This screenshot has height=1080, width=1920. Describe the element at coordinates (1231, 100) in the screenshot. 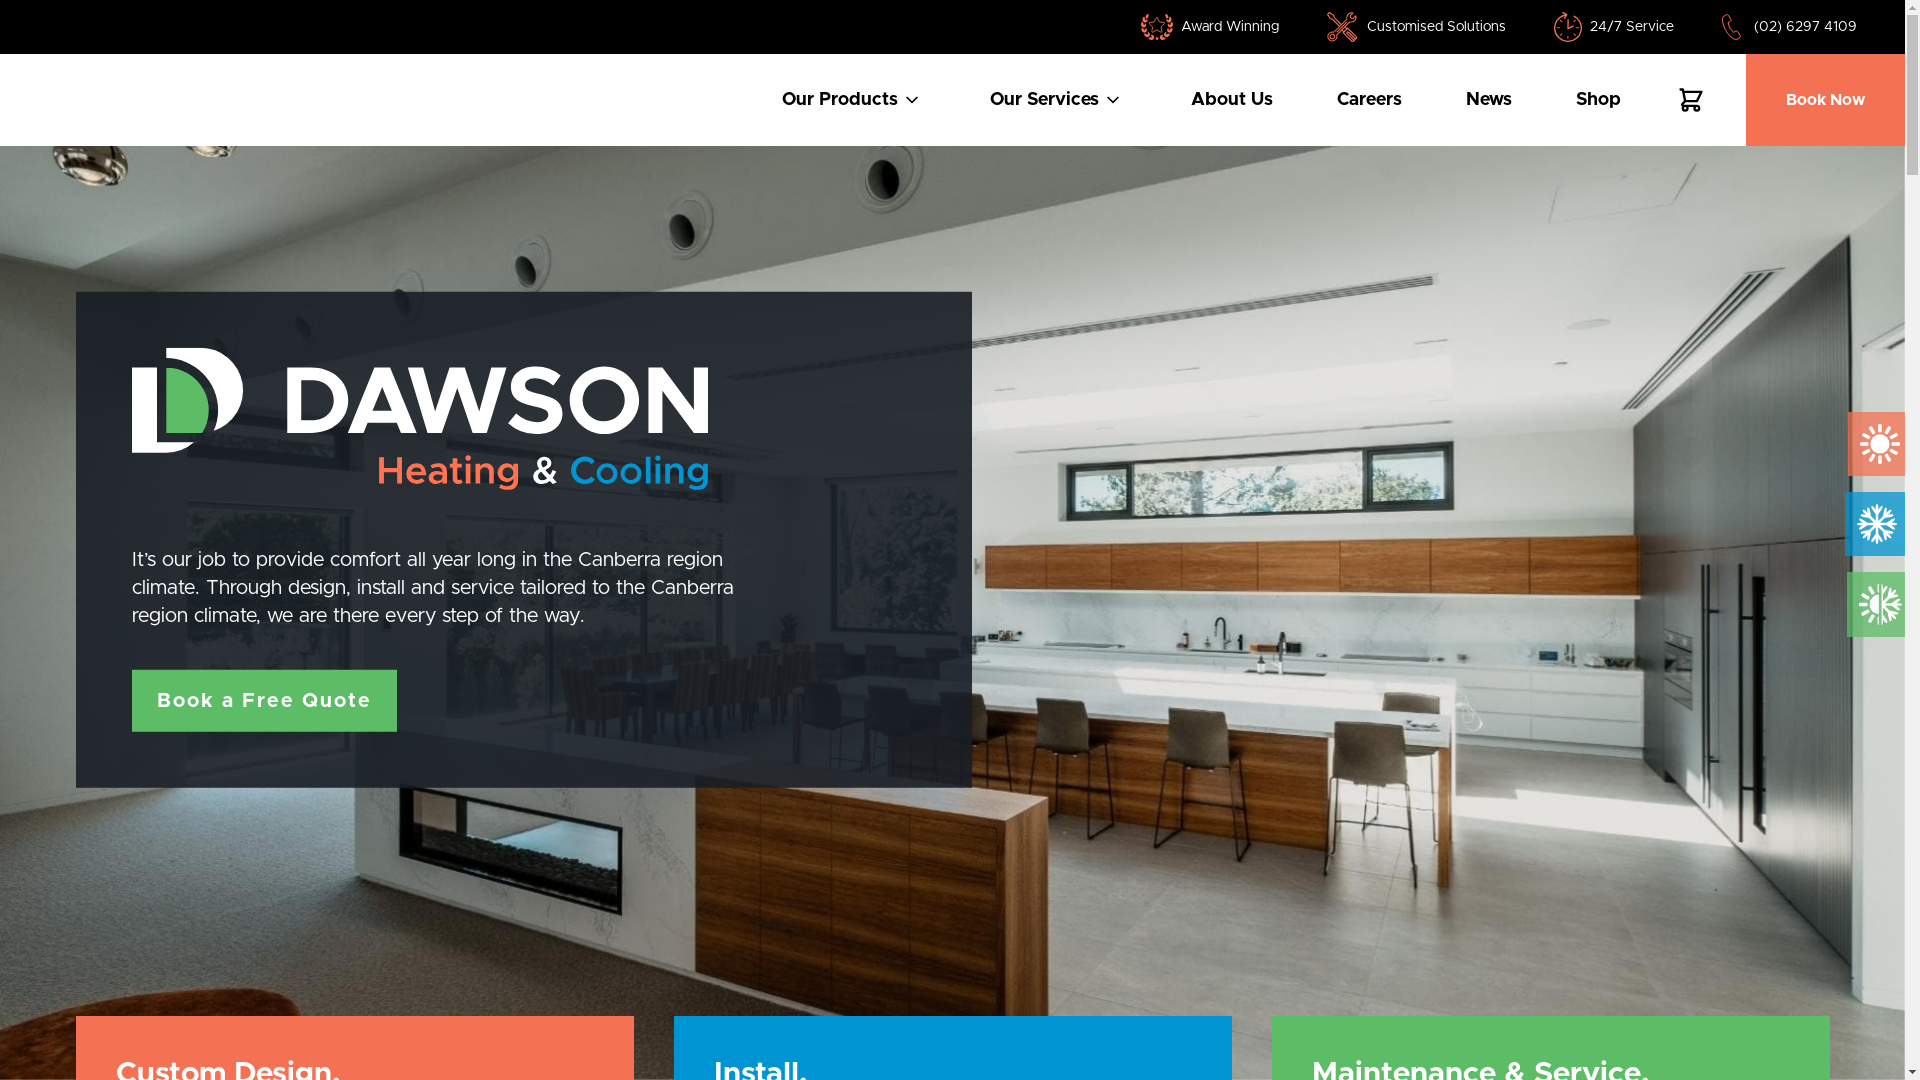

I see `'About Us'` at that location.